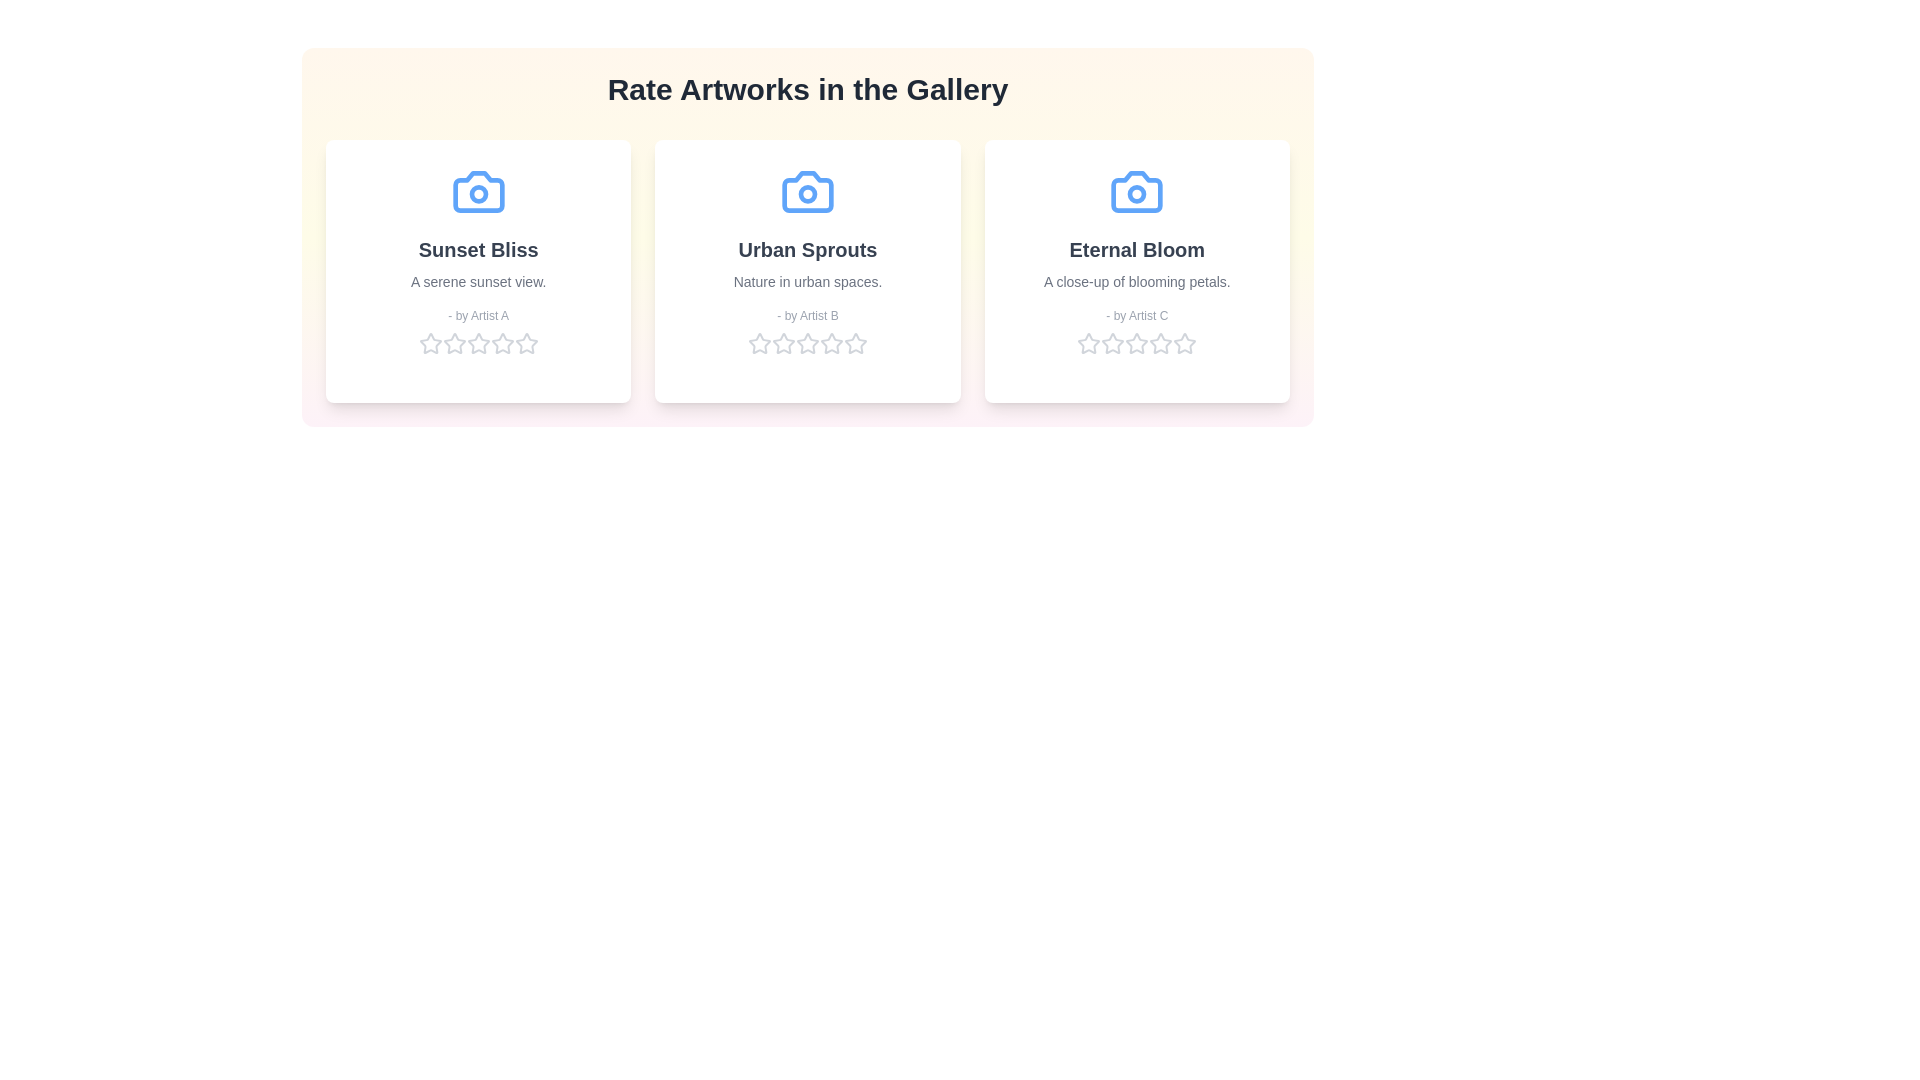 Image resolution: width=1920 pixels, height=1080 pixels. Describe the element at coordinates (502, 342) in the screenshot. I see `the star corresponding to 4 for the artwork 'Sunset Bliss' to set its rating` at that location.